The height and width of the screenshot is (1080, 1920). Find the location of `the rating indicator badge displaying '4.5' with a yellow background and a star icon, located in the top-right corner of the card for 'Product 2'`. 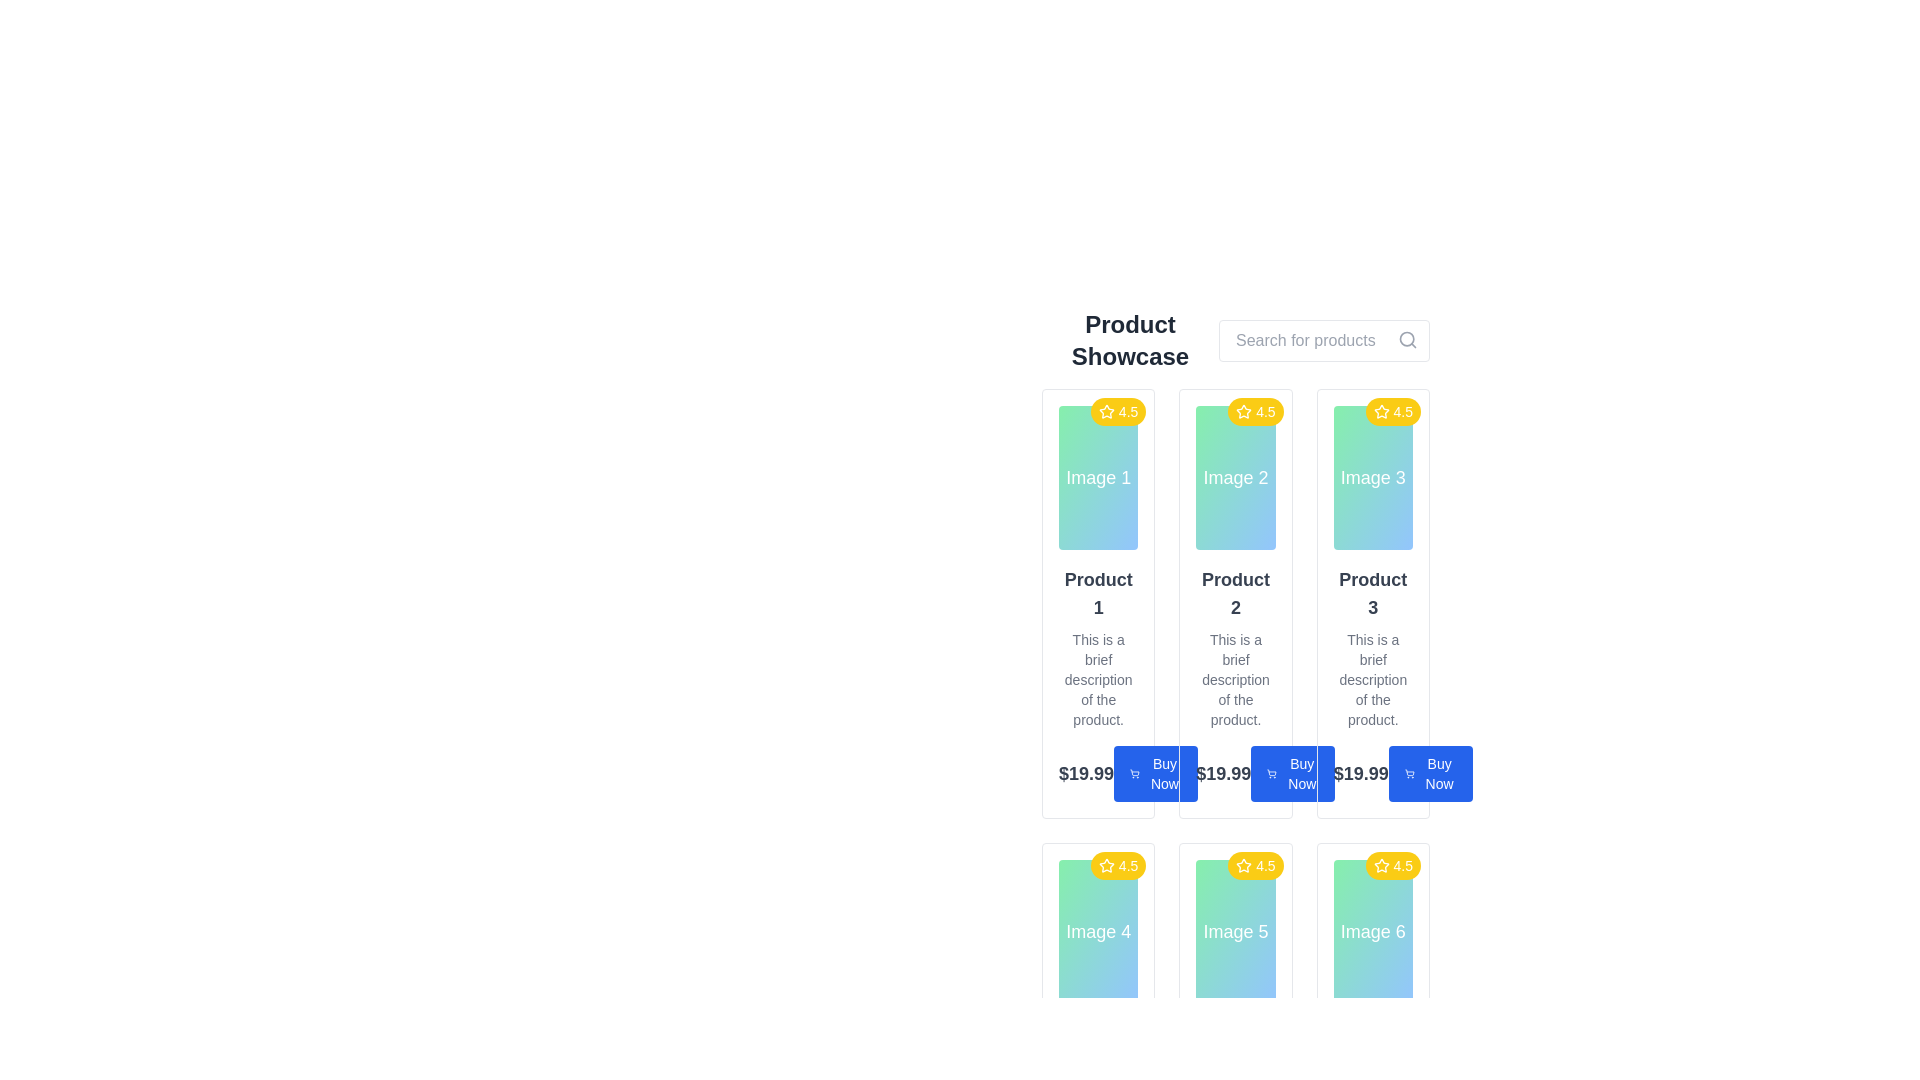

the rating indicator badge displaying '4.5' with a yellow background and a star icon, located in the top-right corner of the card for 'Product 2' is located at coordinates (1254, 411).